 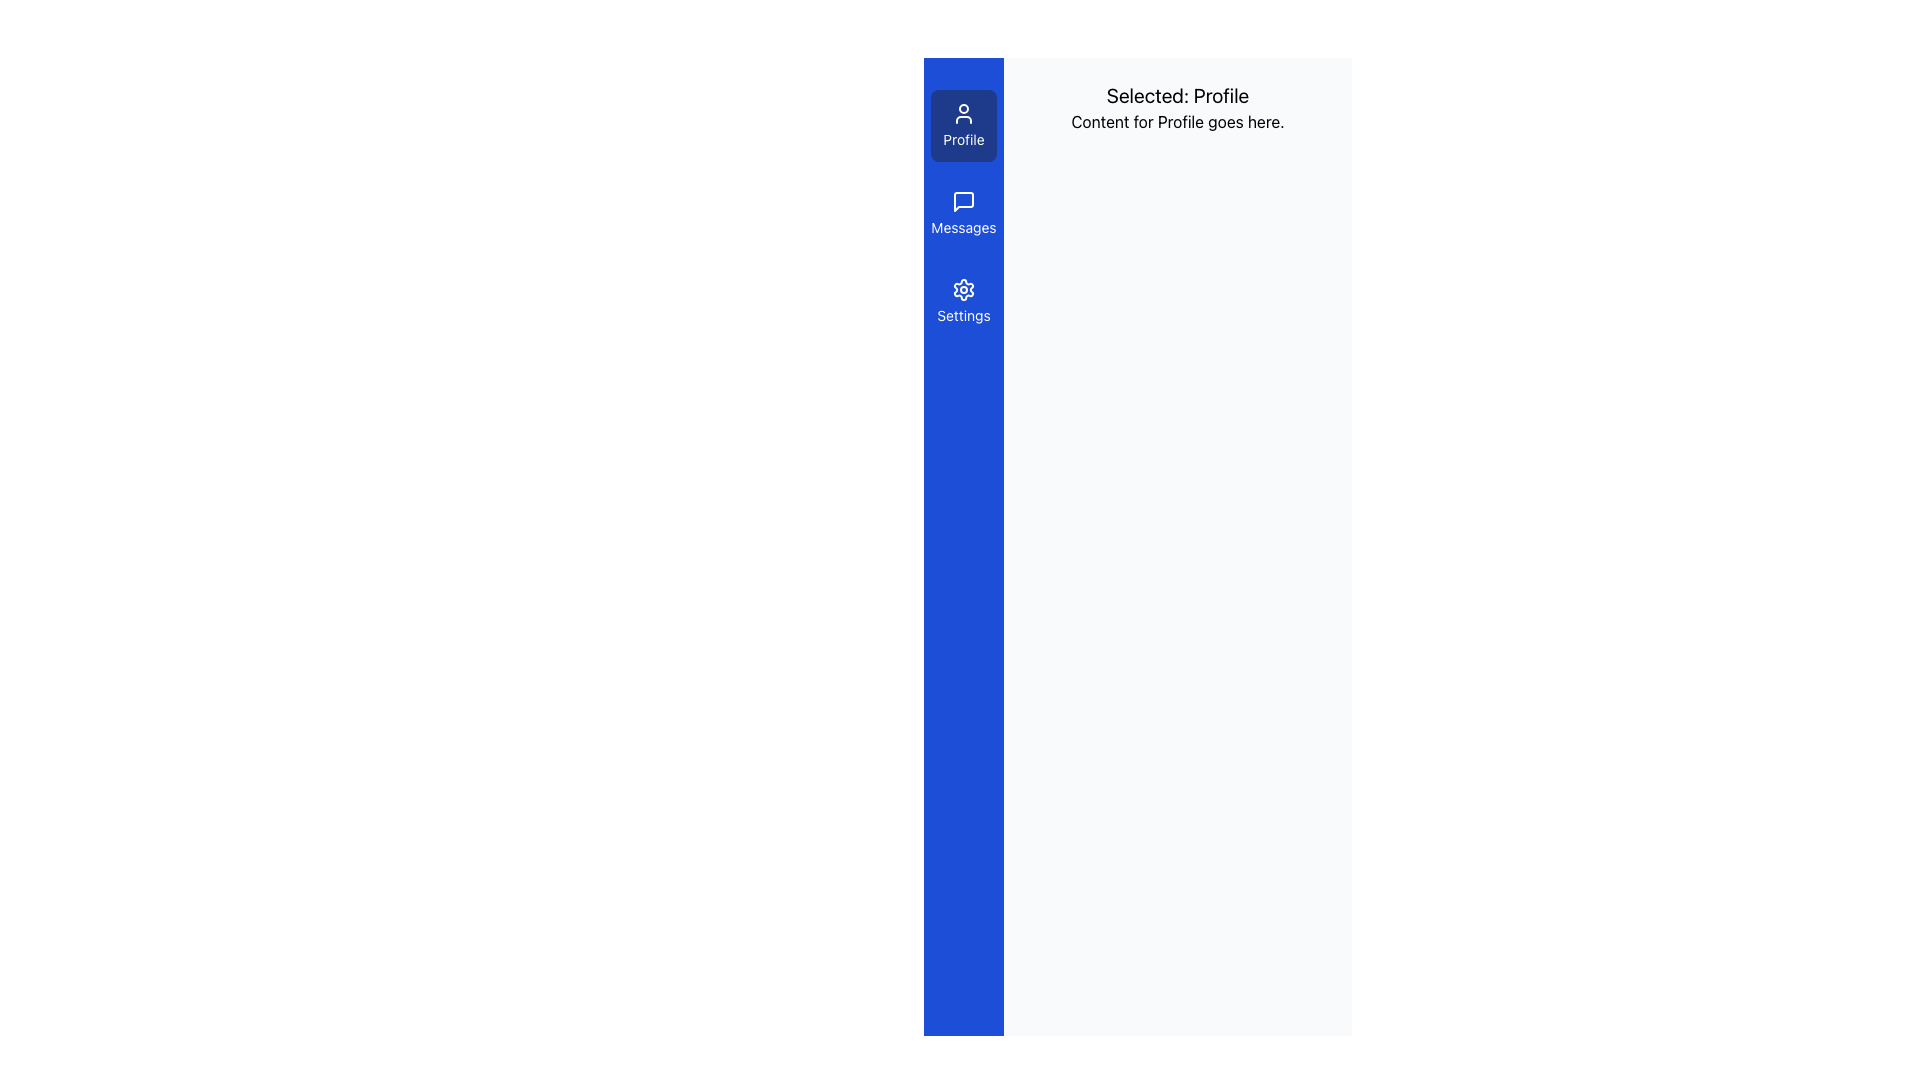 I want to click on the 'Settings' button with a gear icon located in the left sidebar, so click(x=964, y=301).